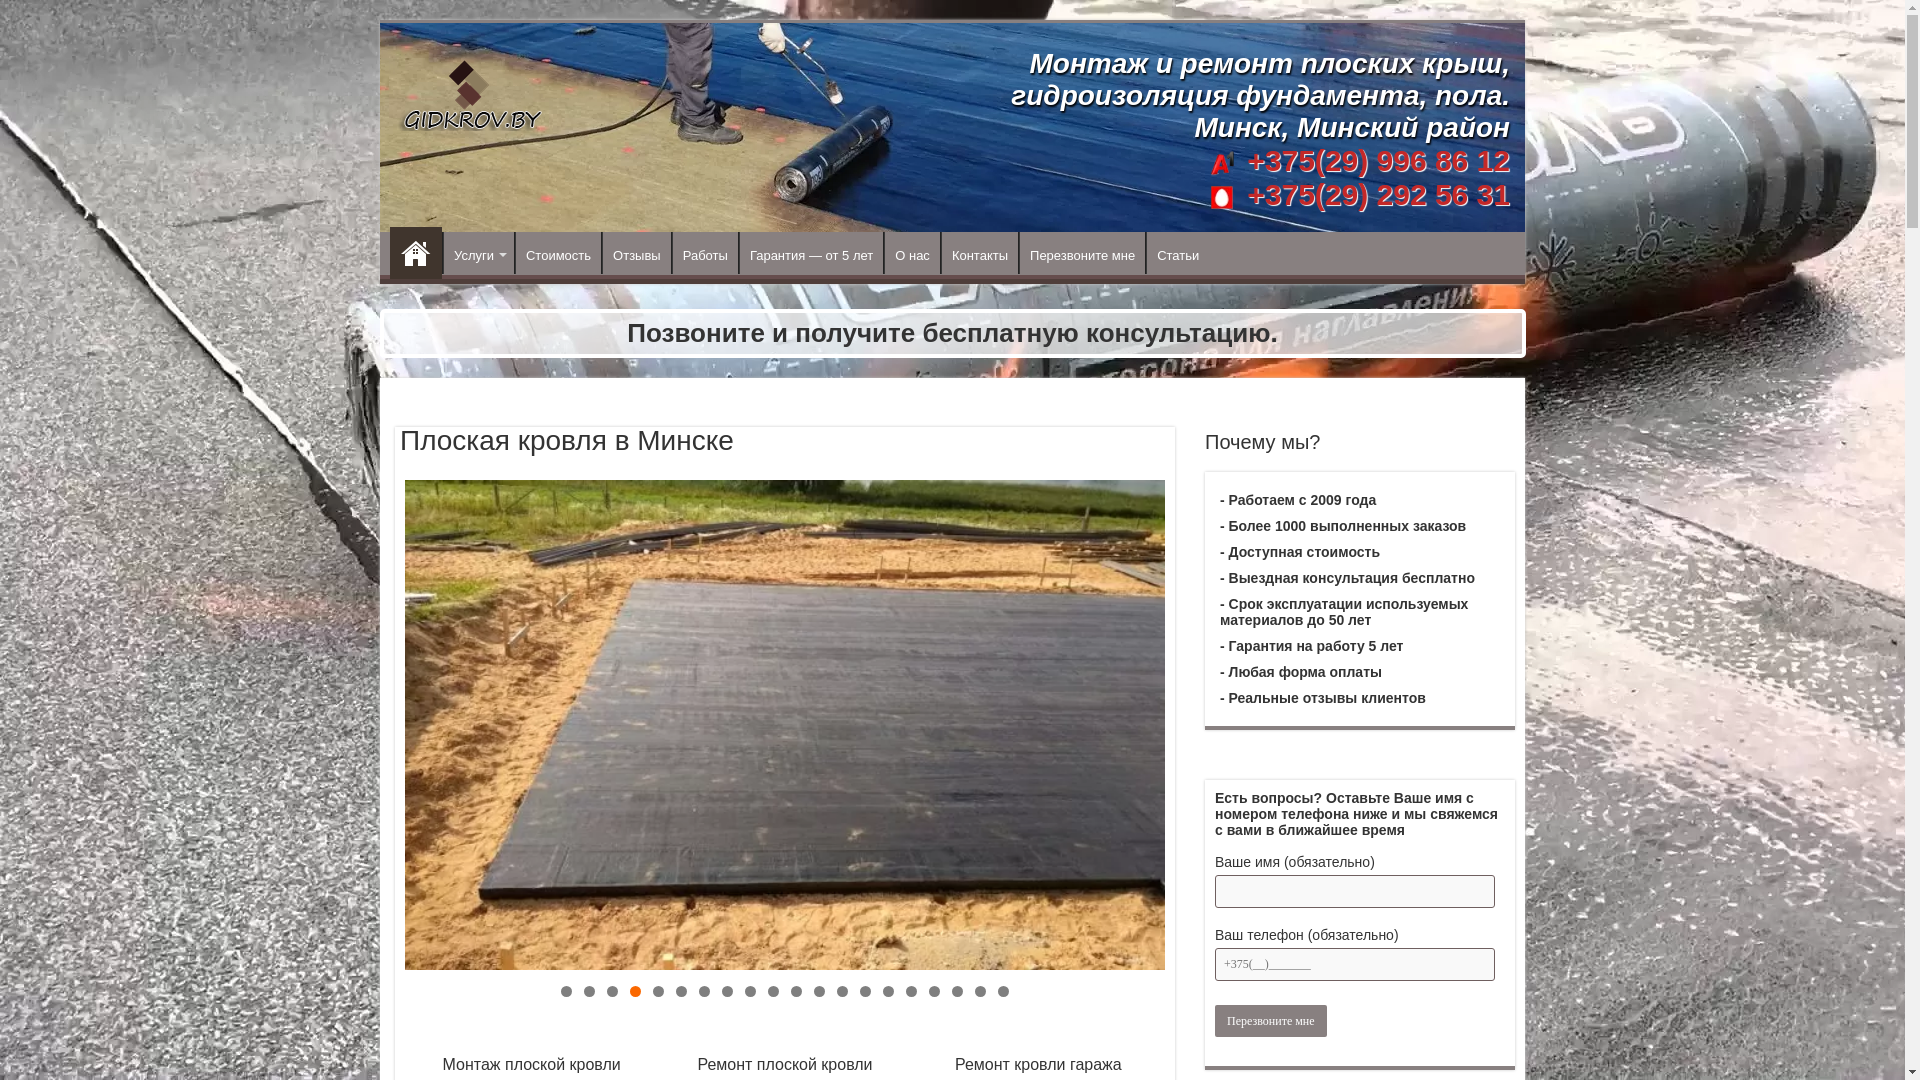 The height and width of the screenshot is (1080, 1920). What do you see at coordinates (699, 991) in the screenshot?
I see `'7'` at bounding box center [699, 991].